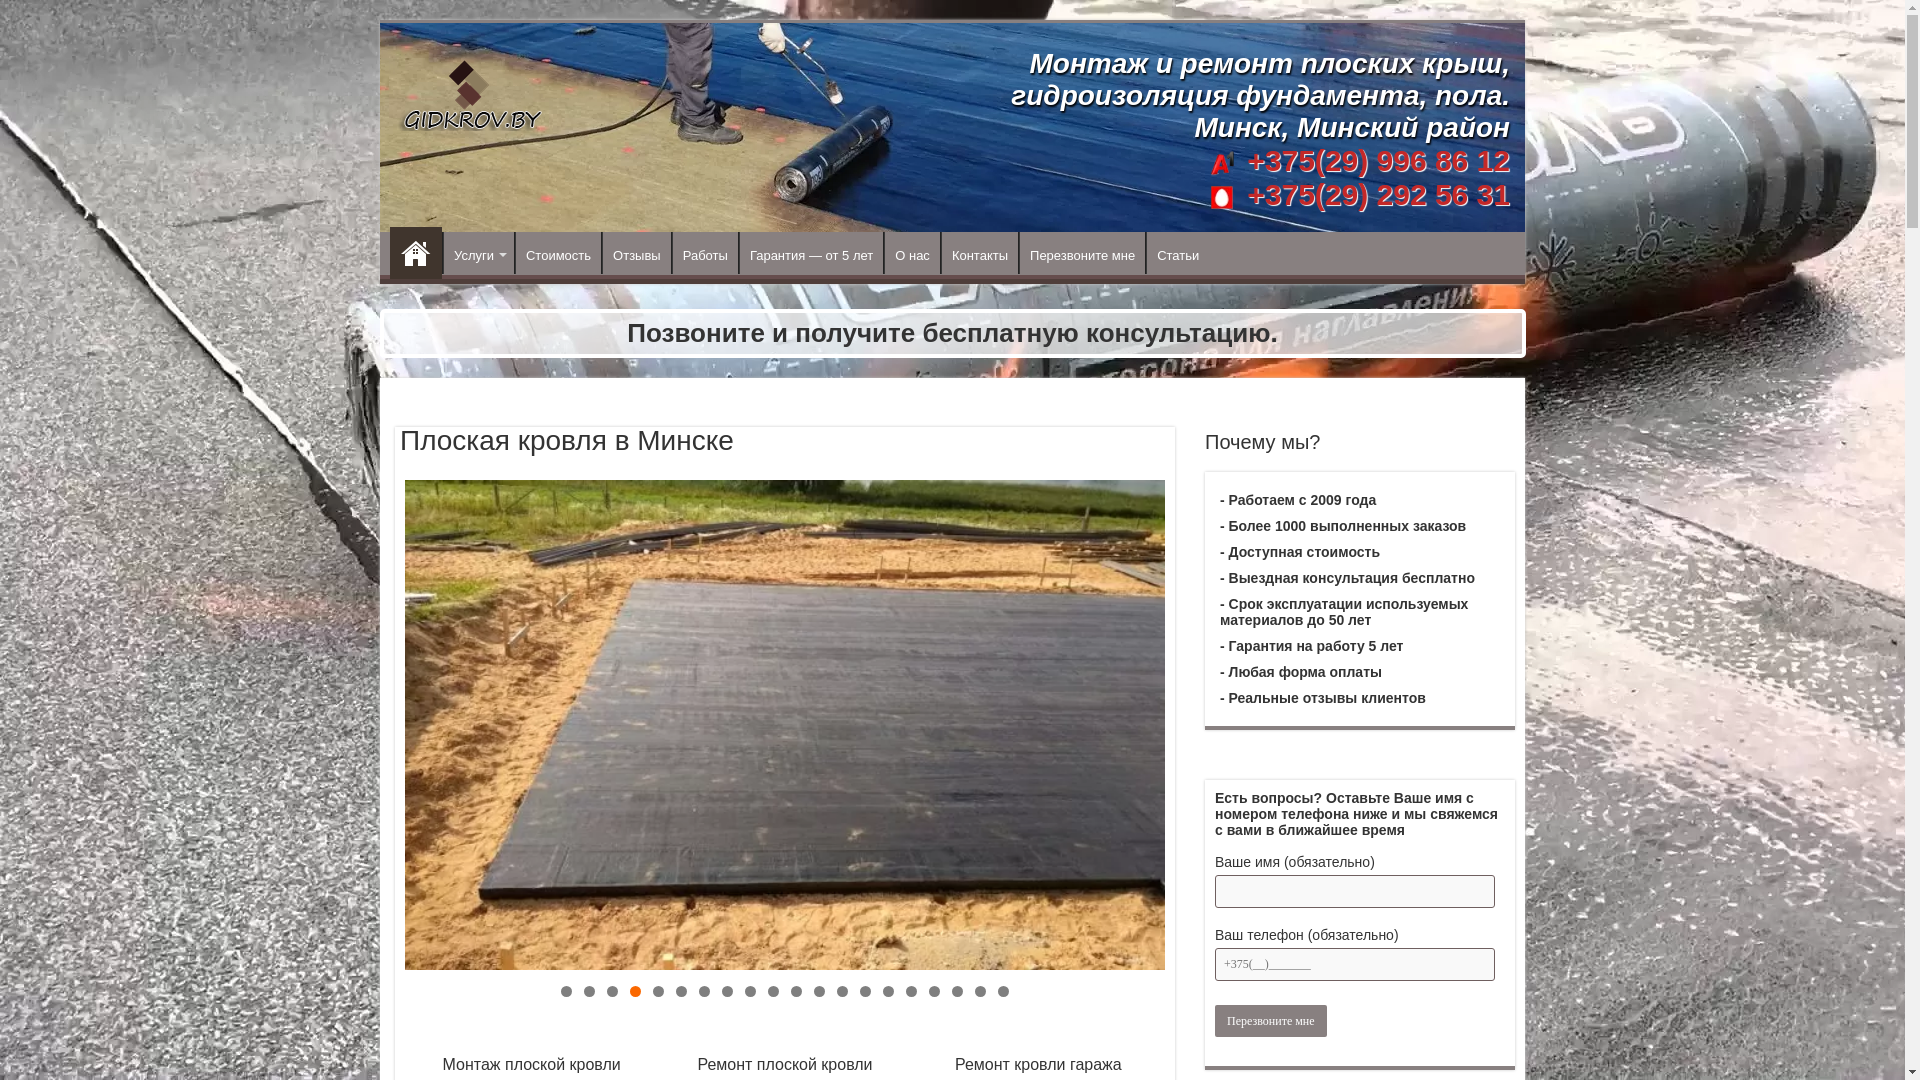 The height and width of the screenshot is (1080, 1920). What do you see at coordinates (699, 991) in the screenshot?
I see `'7'` at bounding box center [699, 991].